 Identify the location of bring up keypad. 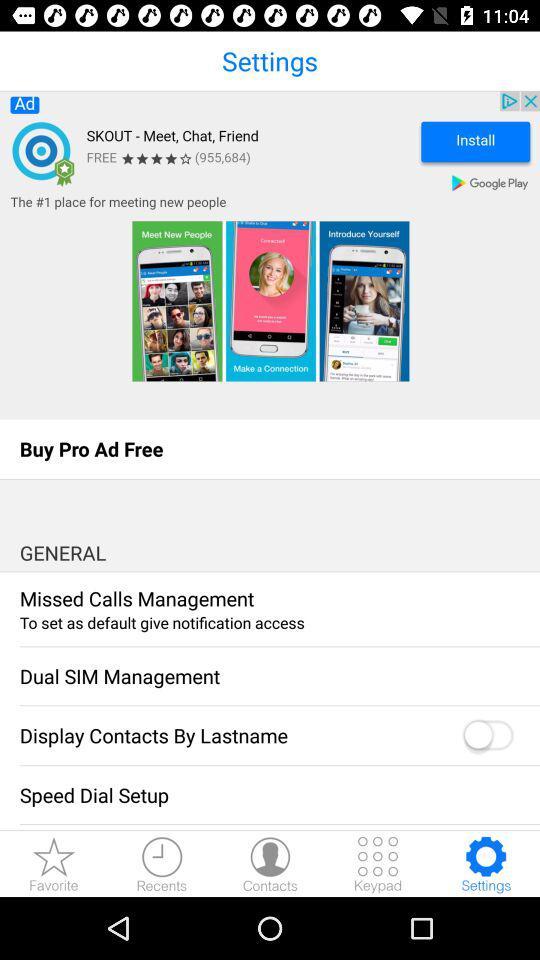
(378, 863).